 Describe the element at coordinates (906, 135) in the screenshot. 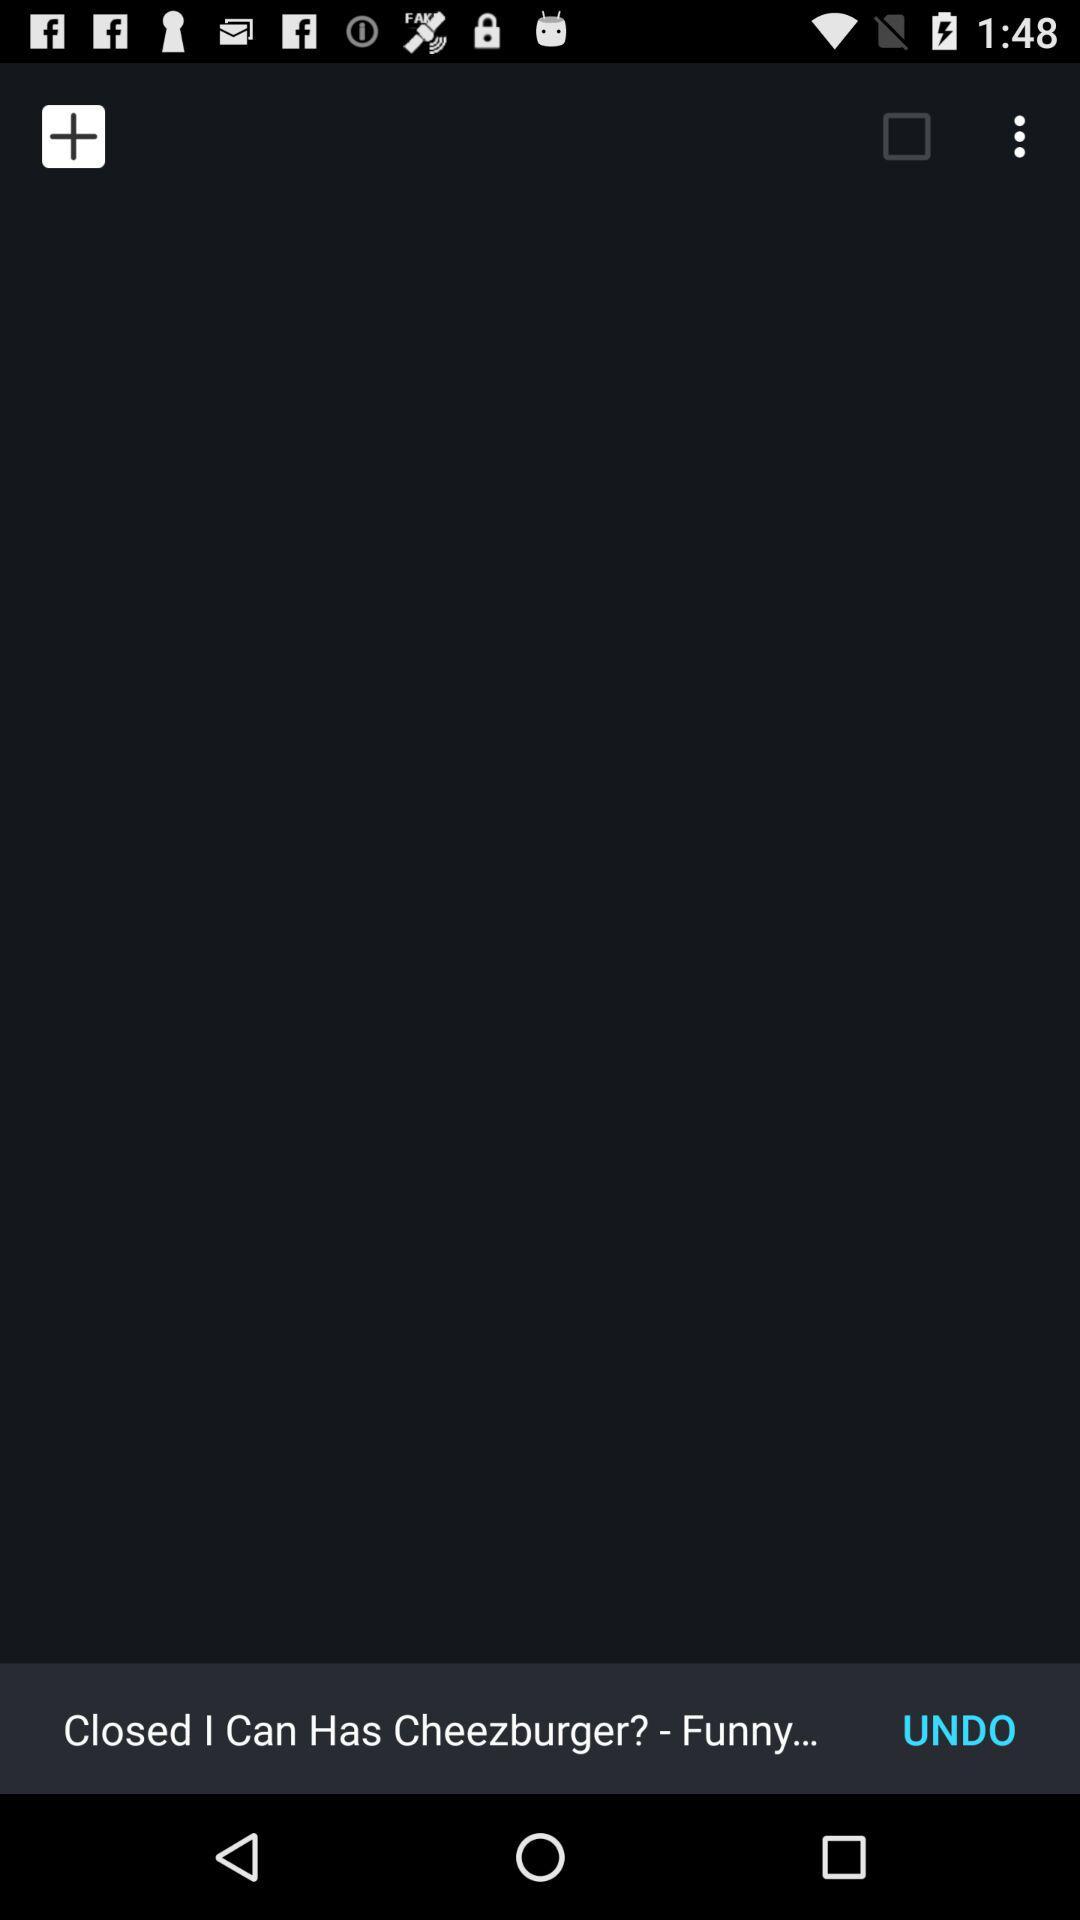

I see `the item above undo item` at that location.